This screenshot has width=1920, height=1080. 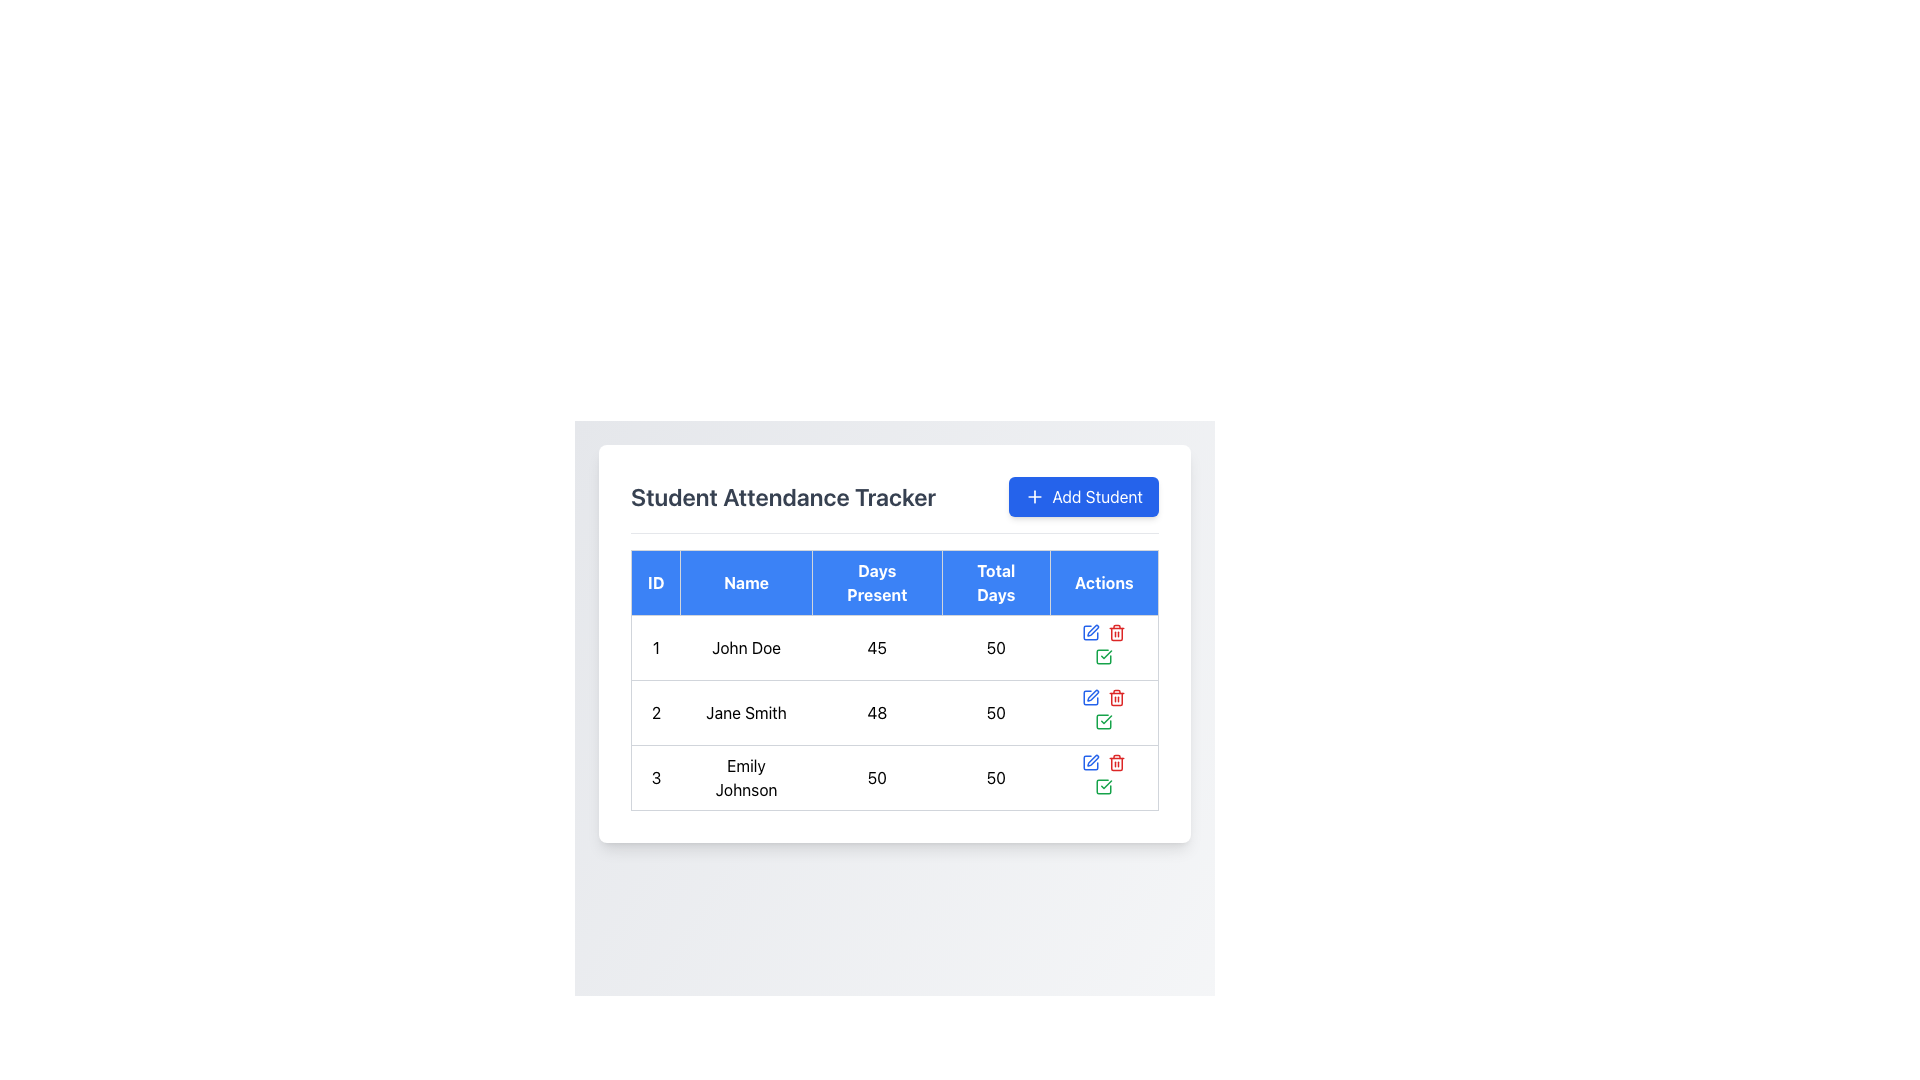 What do you see at coordinates (1103, 648) in the screenshot?
I see `the confirmation icon button in the Actions column of the first row corresponding to student 'John Doe'` at bounding box center [1103, 648].